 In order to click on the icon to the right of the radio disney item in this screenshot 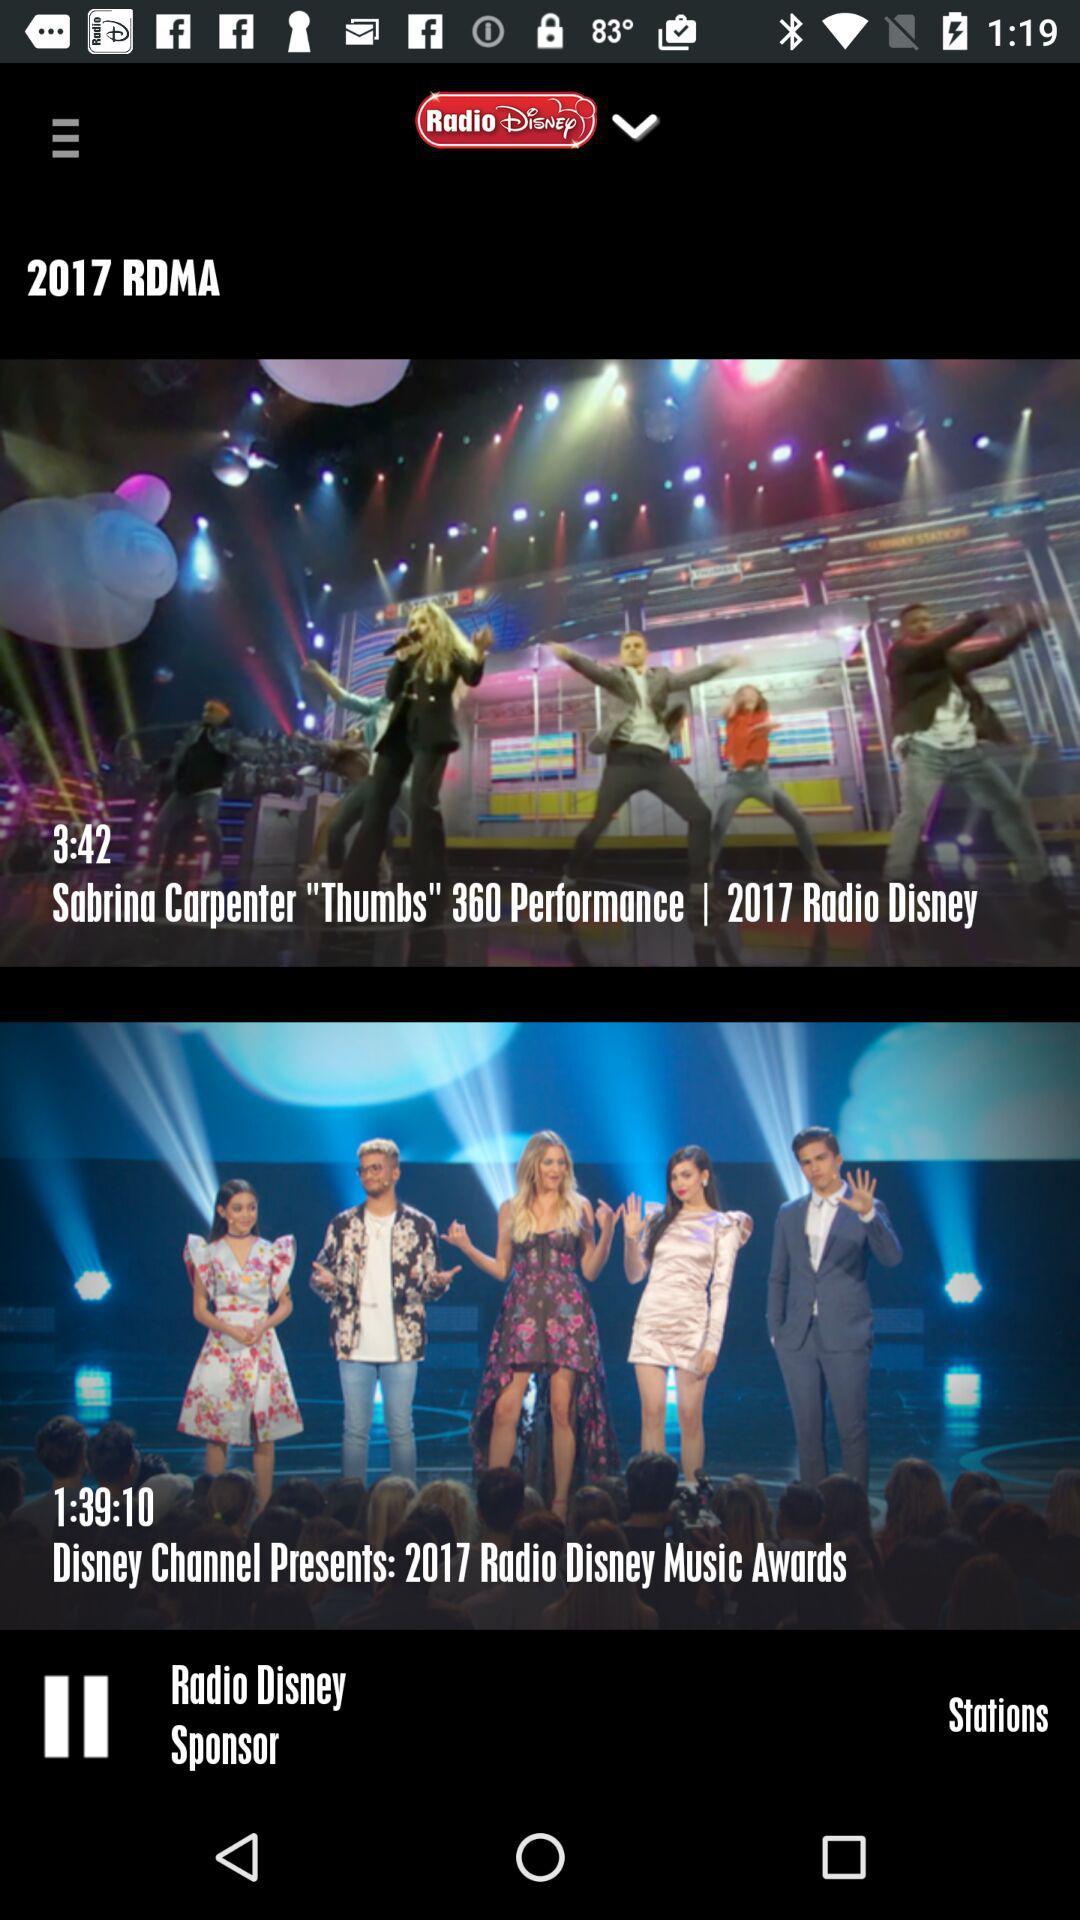, I will do `click(998, 1713)`.